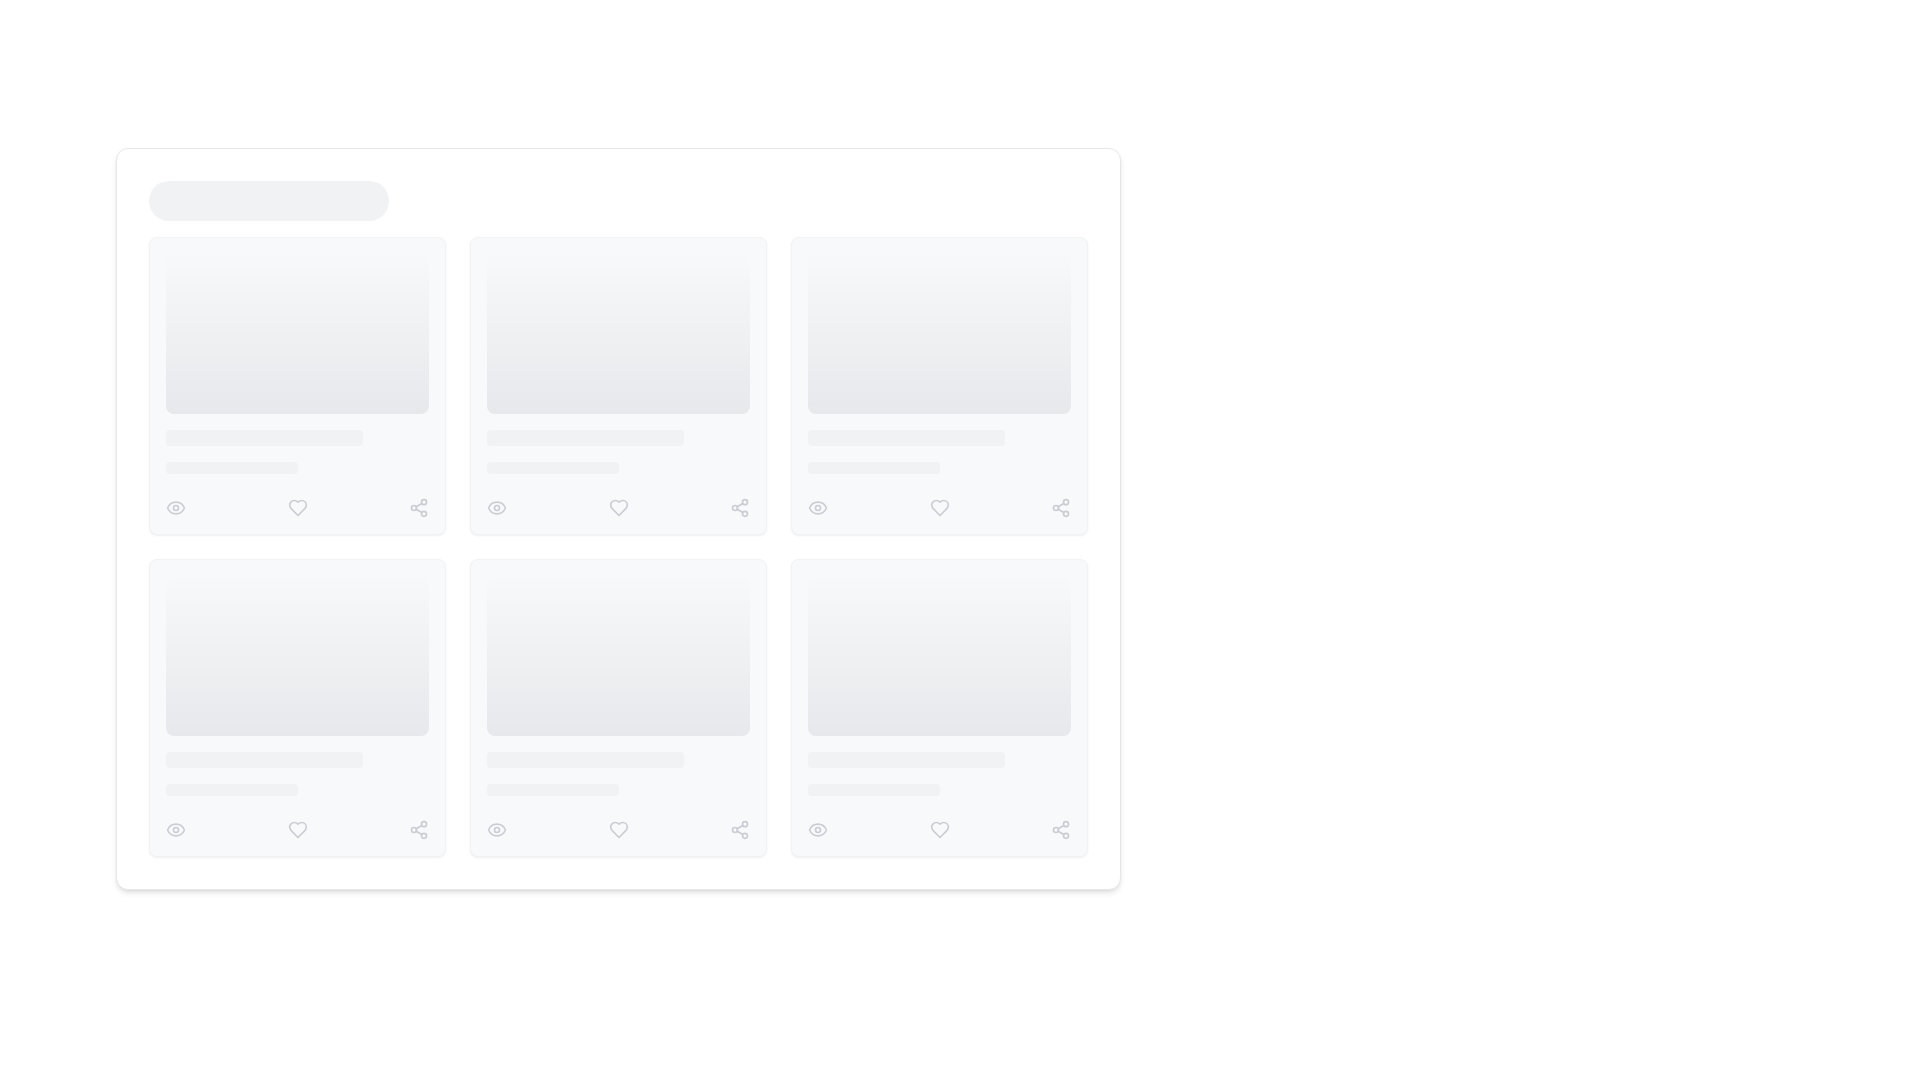 The height and width of the screenshot is (1080, 1920). I want to click on the sharing icon located at the bottom-right corner of the card, so click(738, 507).